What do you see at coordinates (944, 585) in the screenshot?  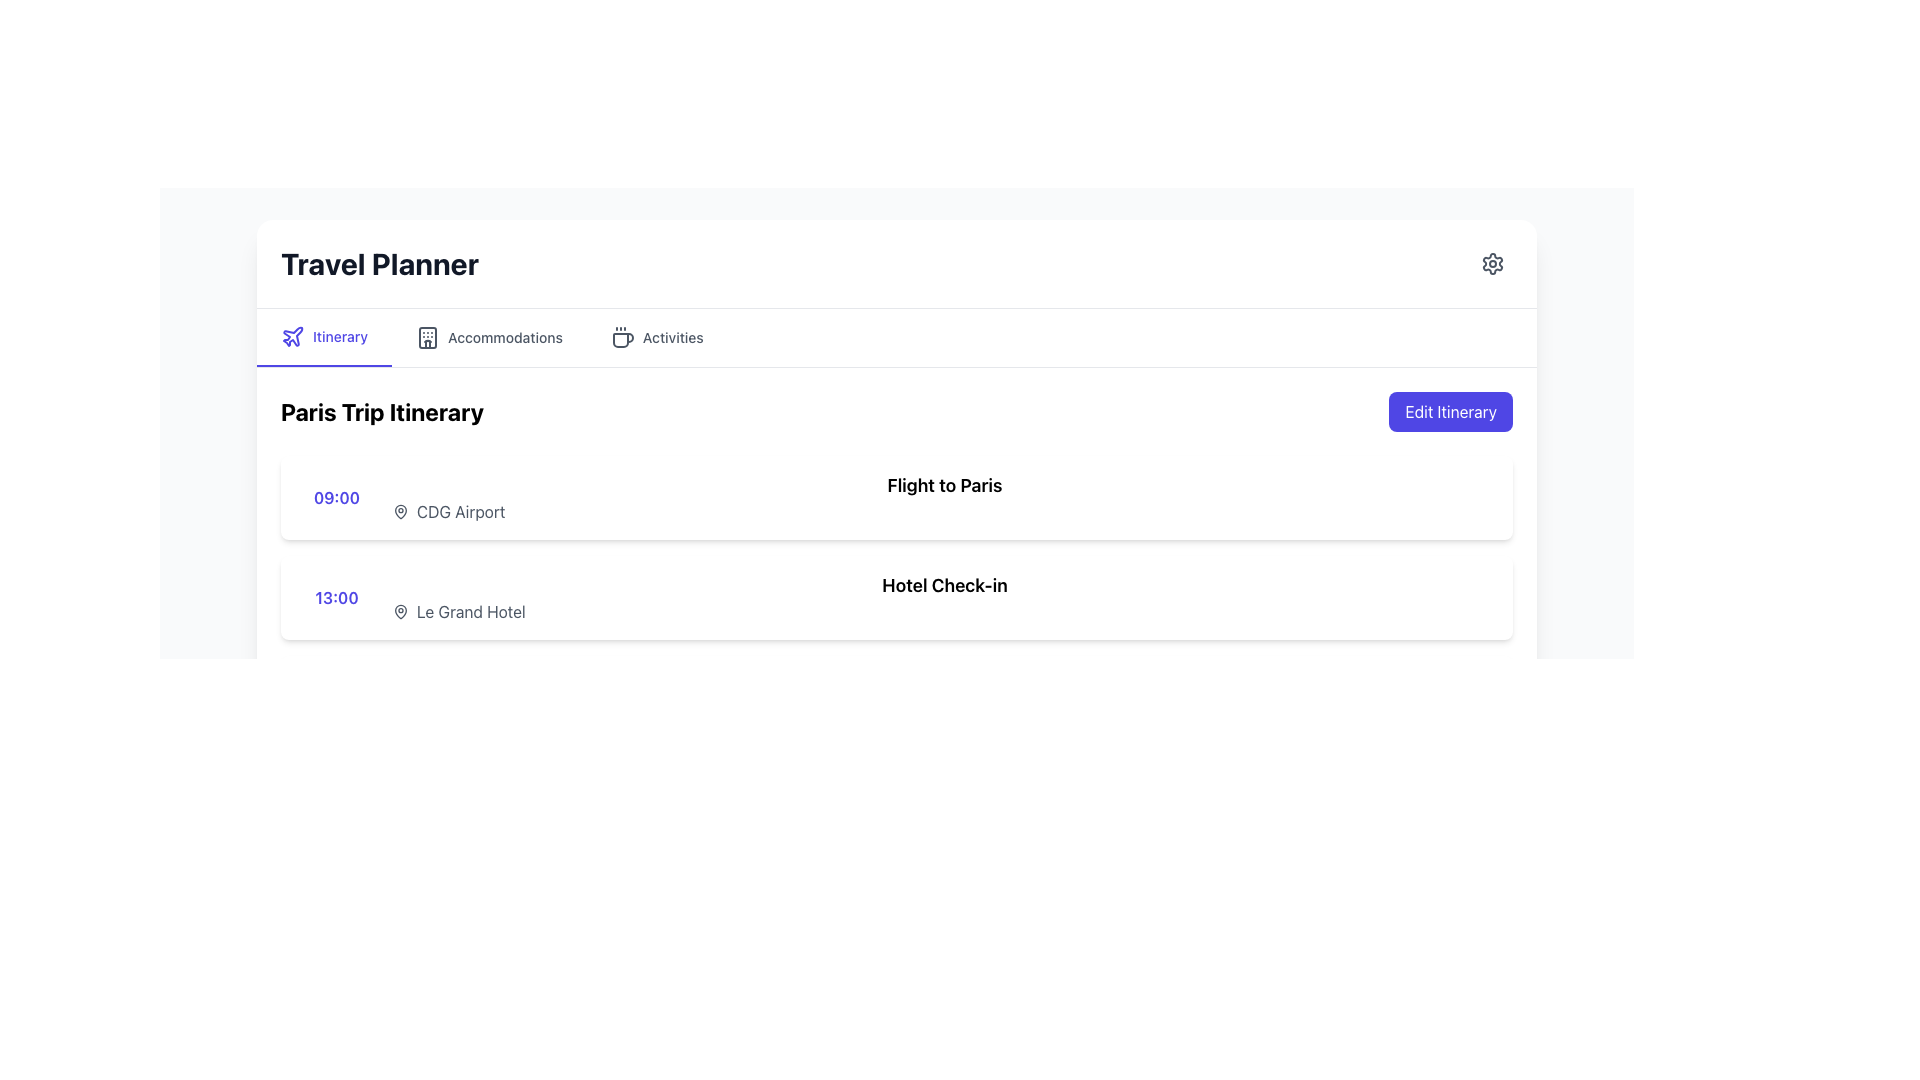 I see `the 'Hotel Check-in' header label` at bounding box center [944, 585].